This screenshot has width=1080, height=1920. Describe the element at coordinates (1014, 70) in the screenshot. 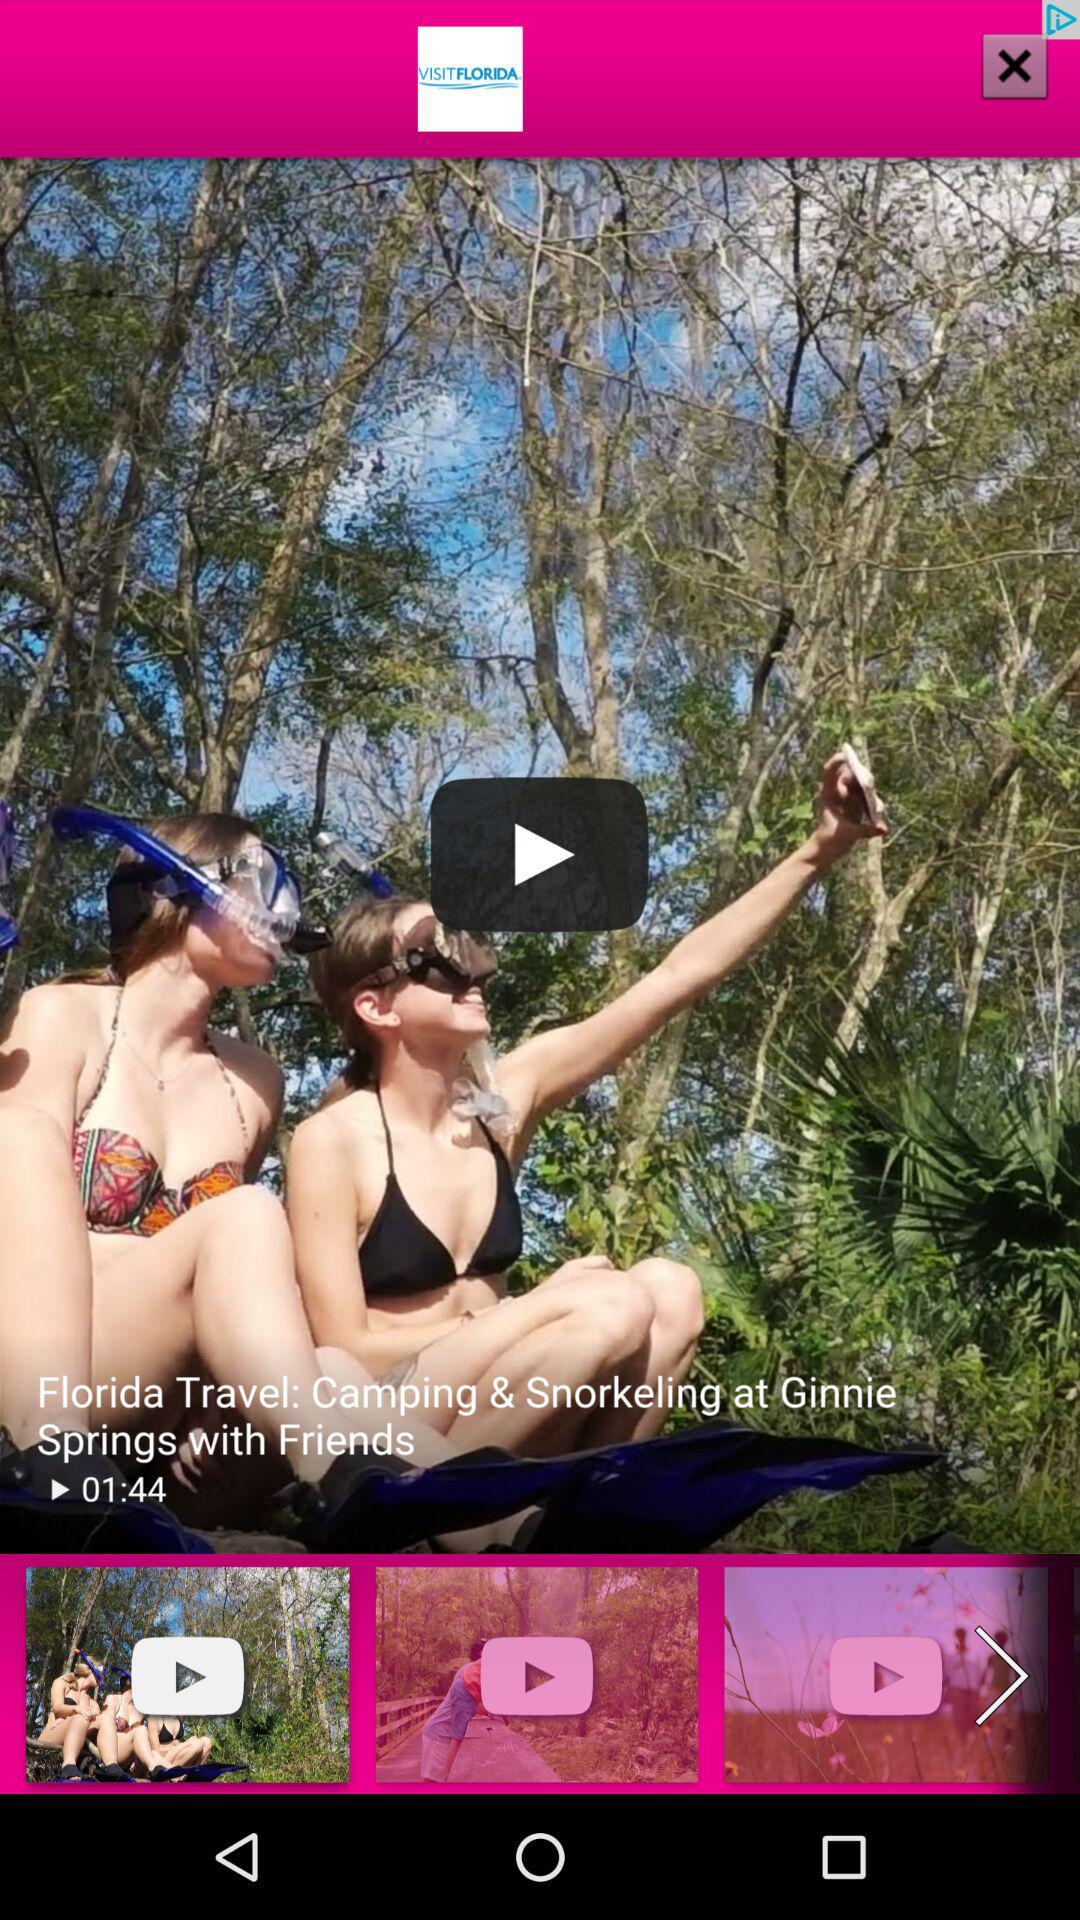

I see `the close icon` at that location.